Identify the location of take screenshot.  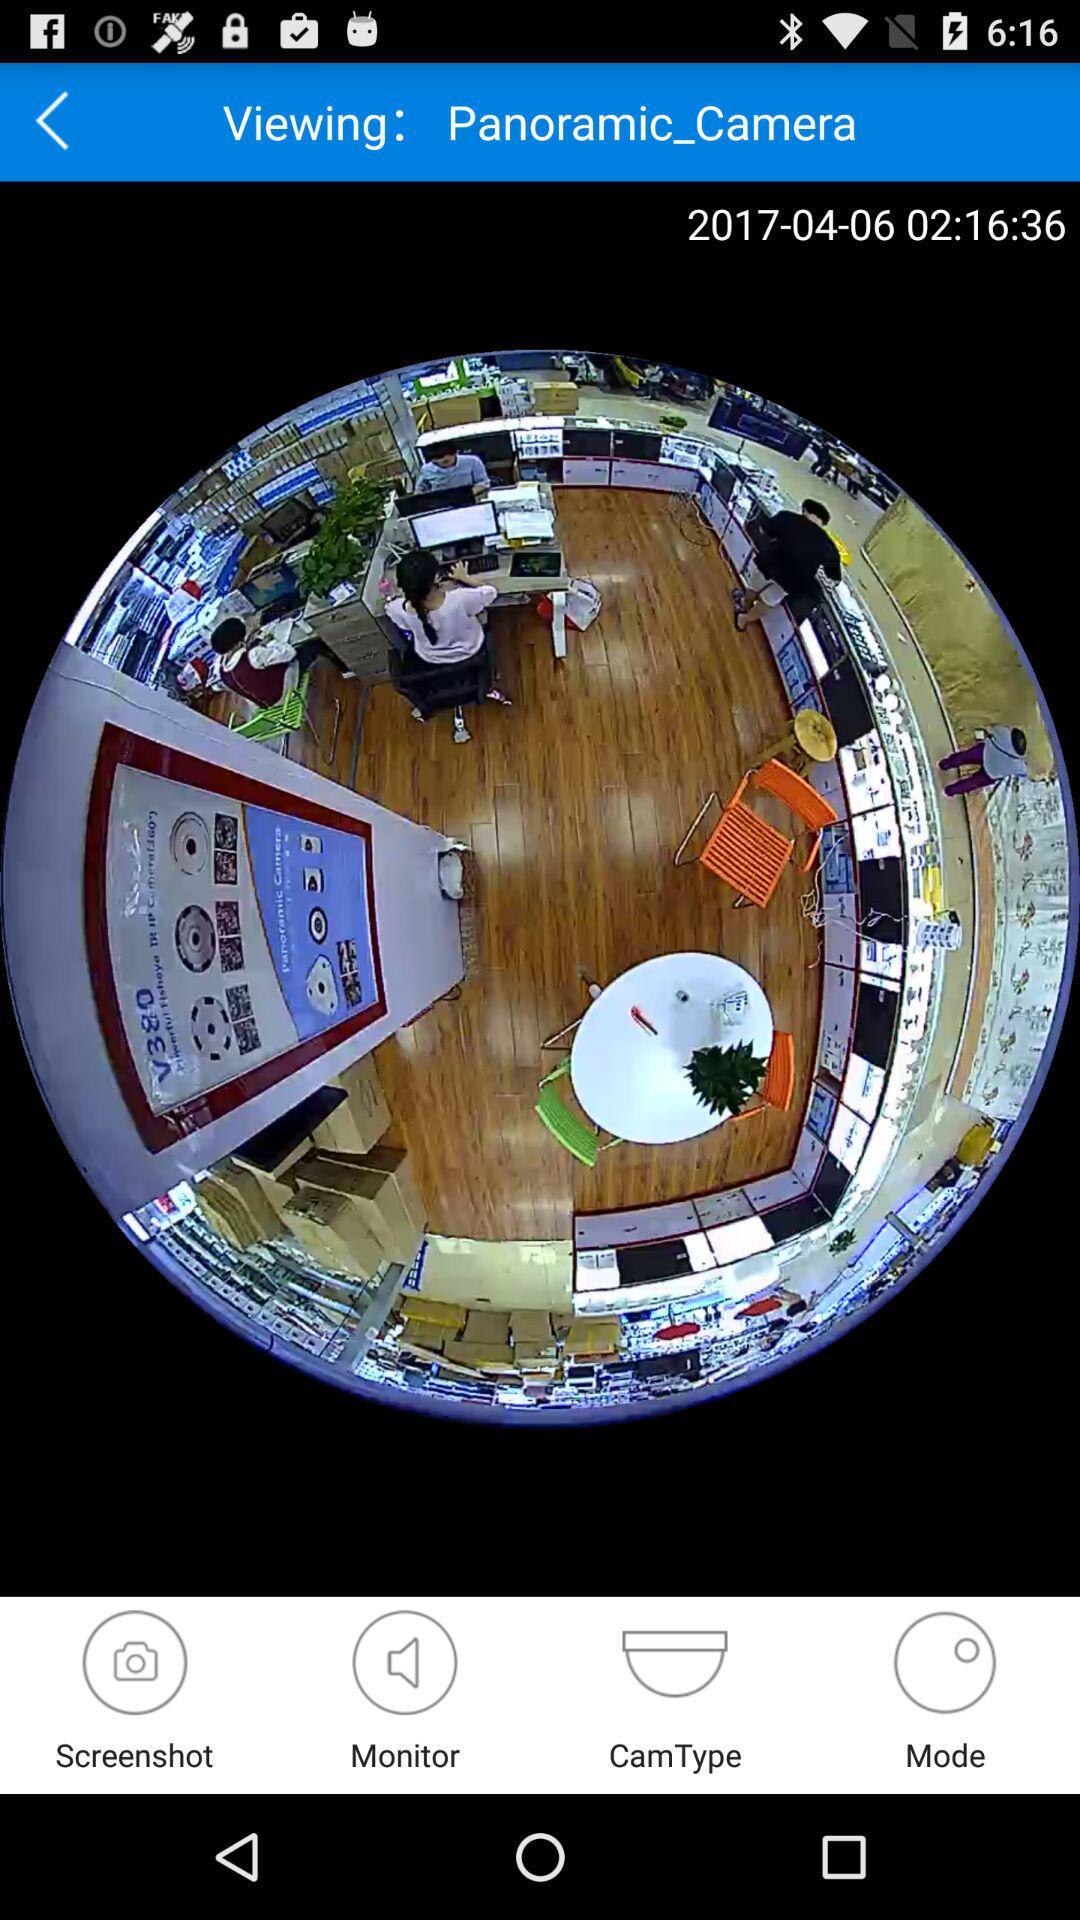
(135, 1662).